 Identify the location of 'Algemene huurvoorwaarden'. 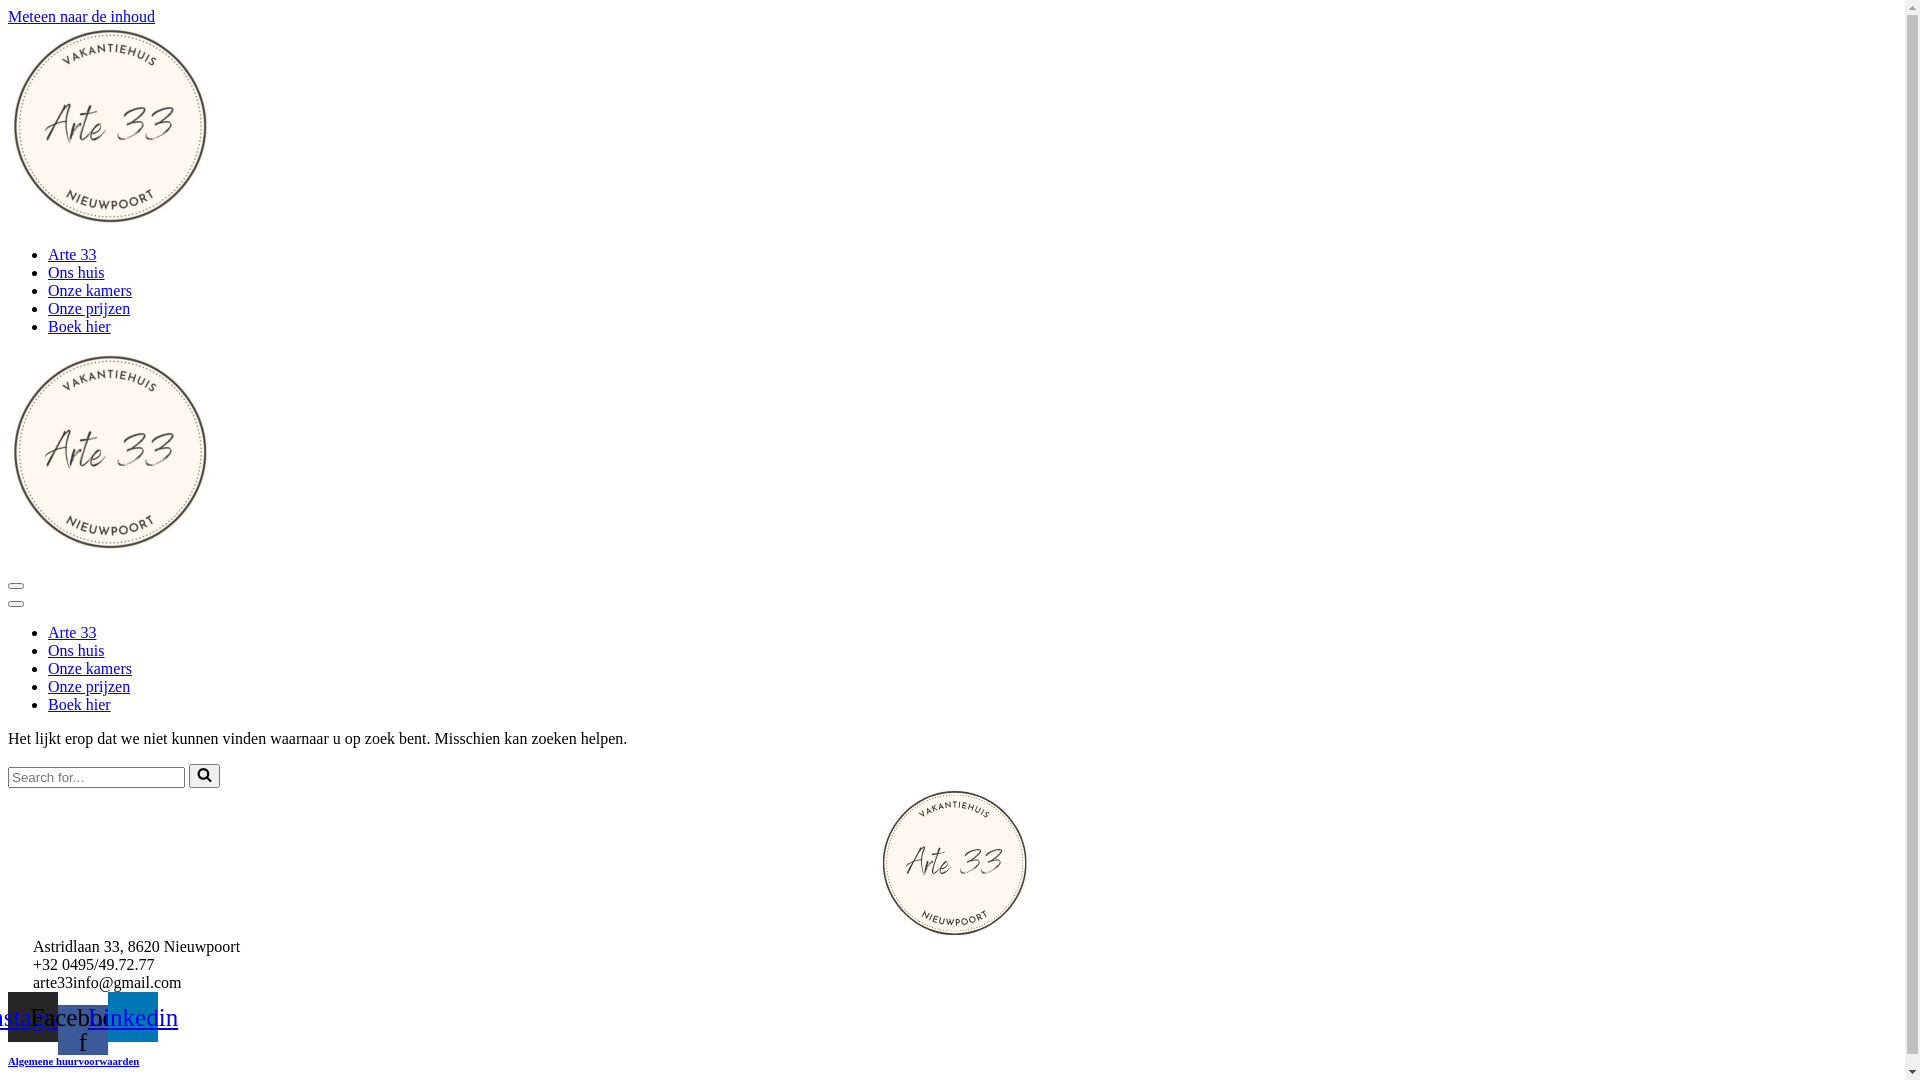
(73, 1059).